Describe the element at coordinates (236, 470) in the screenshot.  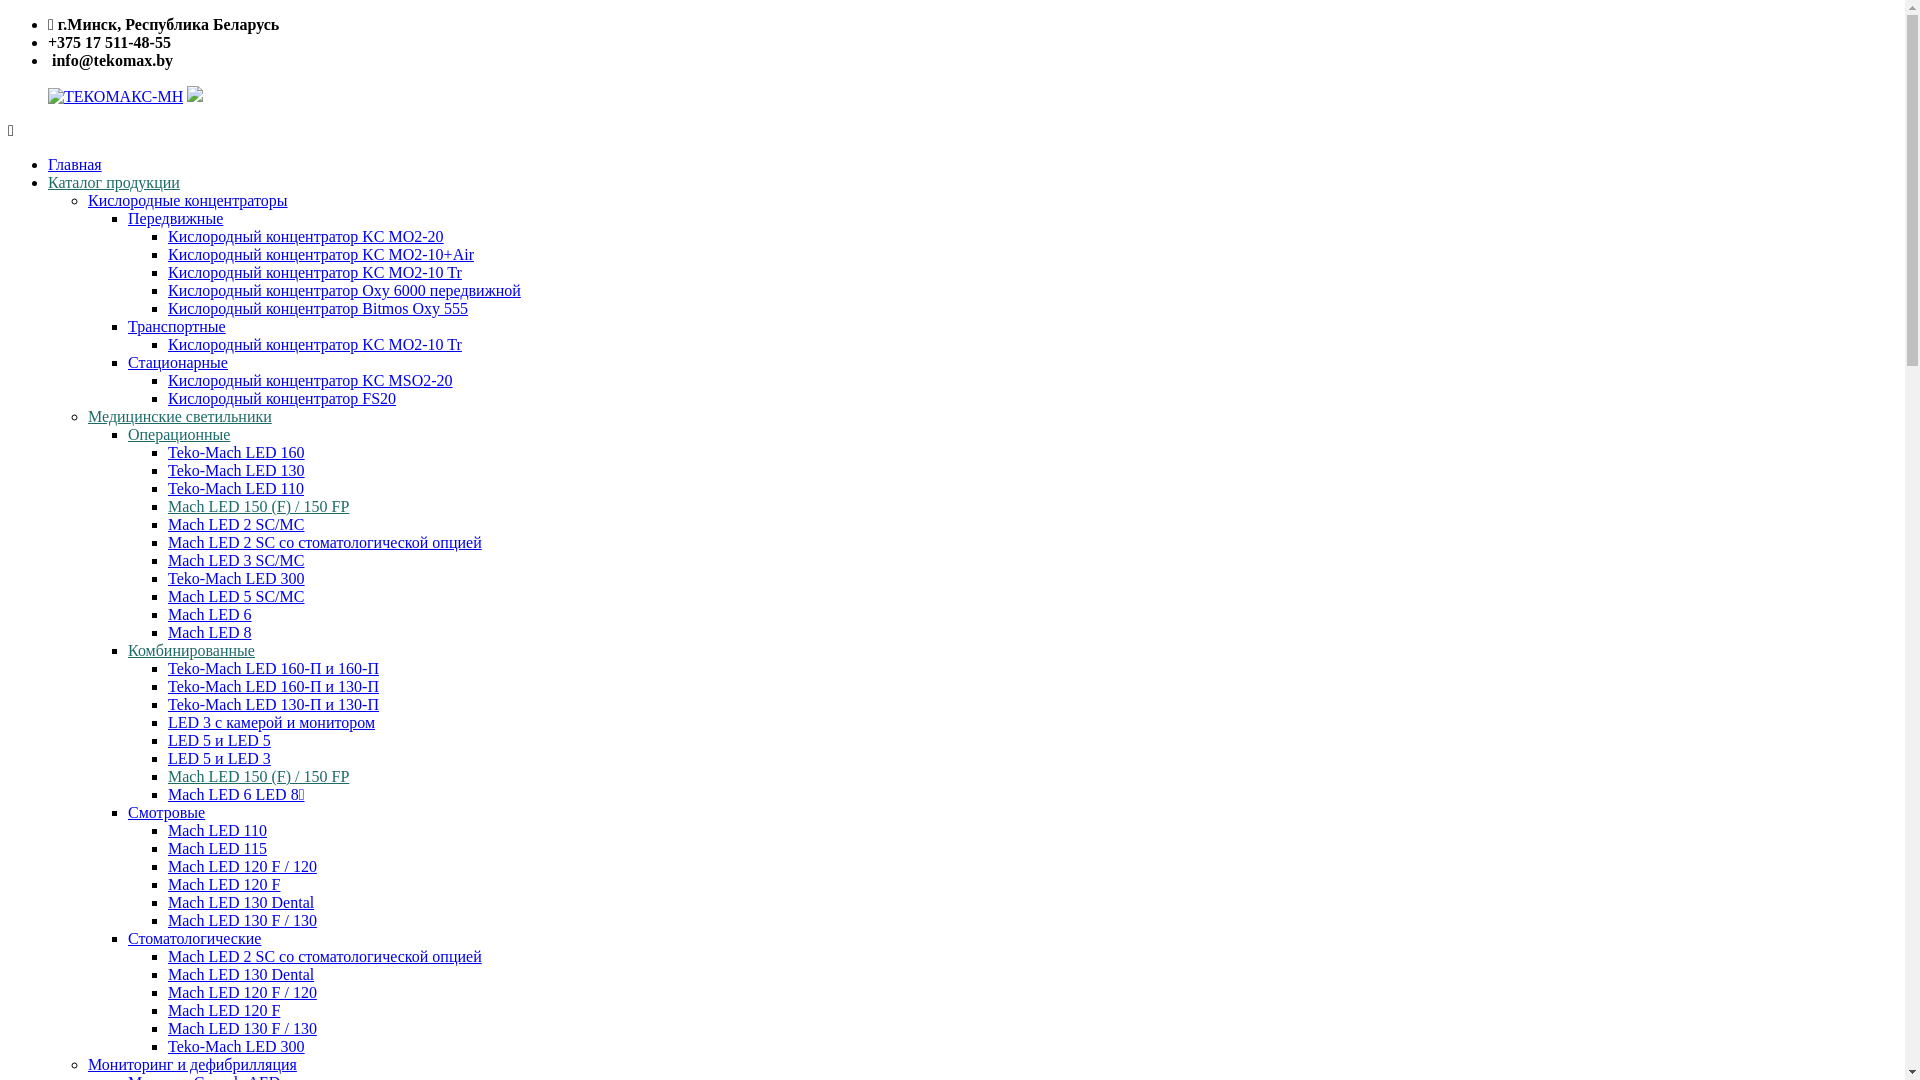
I see `'Teko-Mach LED 130'` at that location.